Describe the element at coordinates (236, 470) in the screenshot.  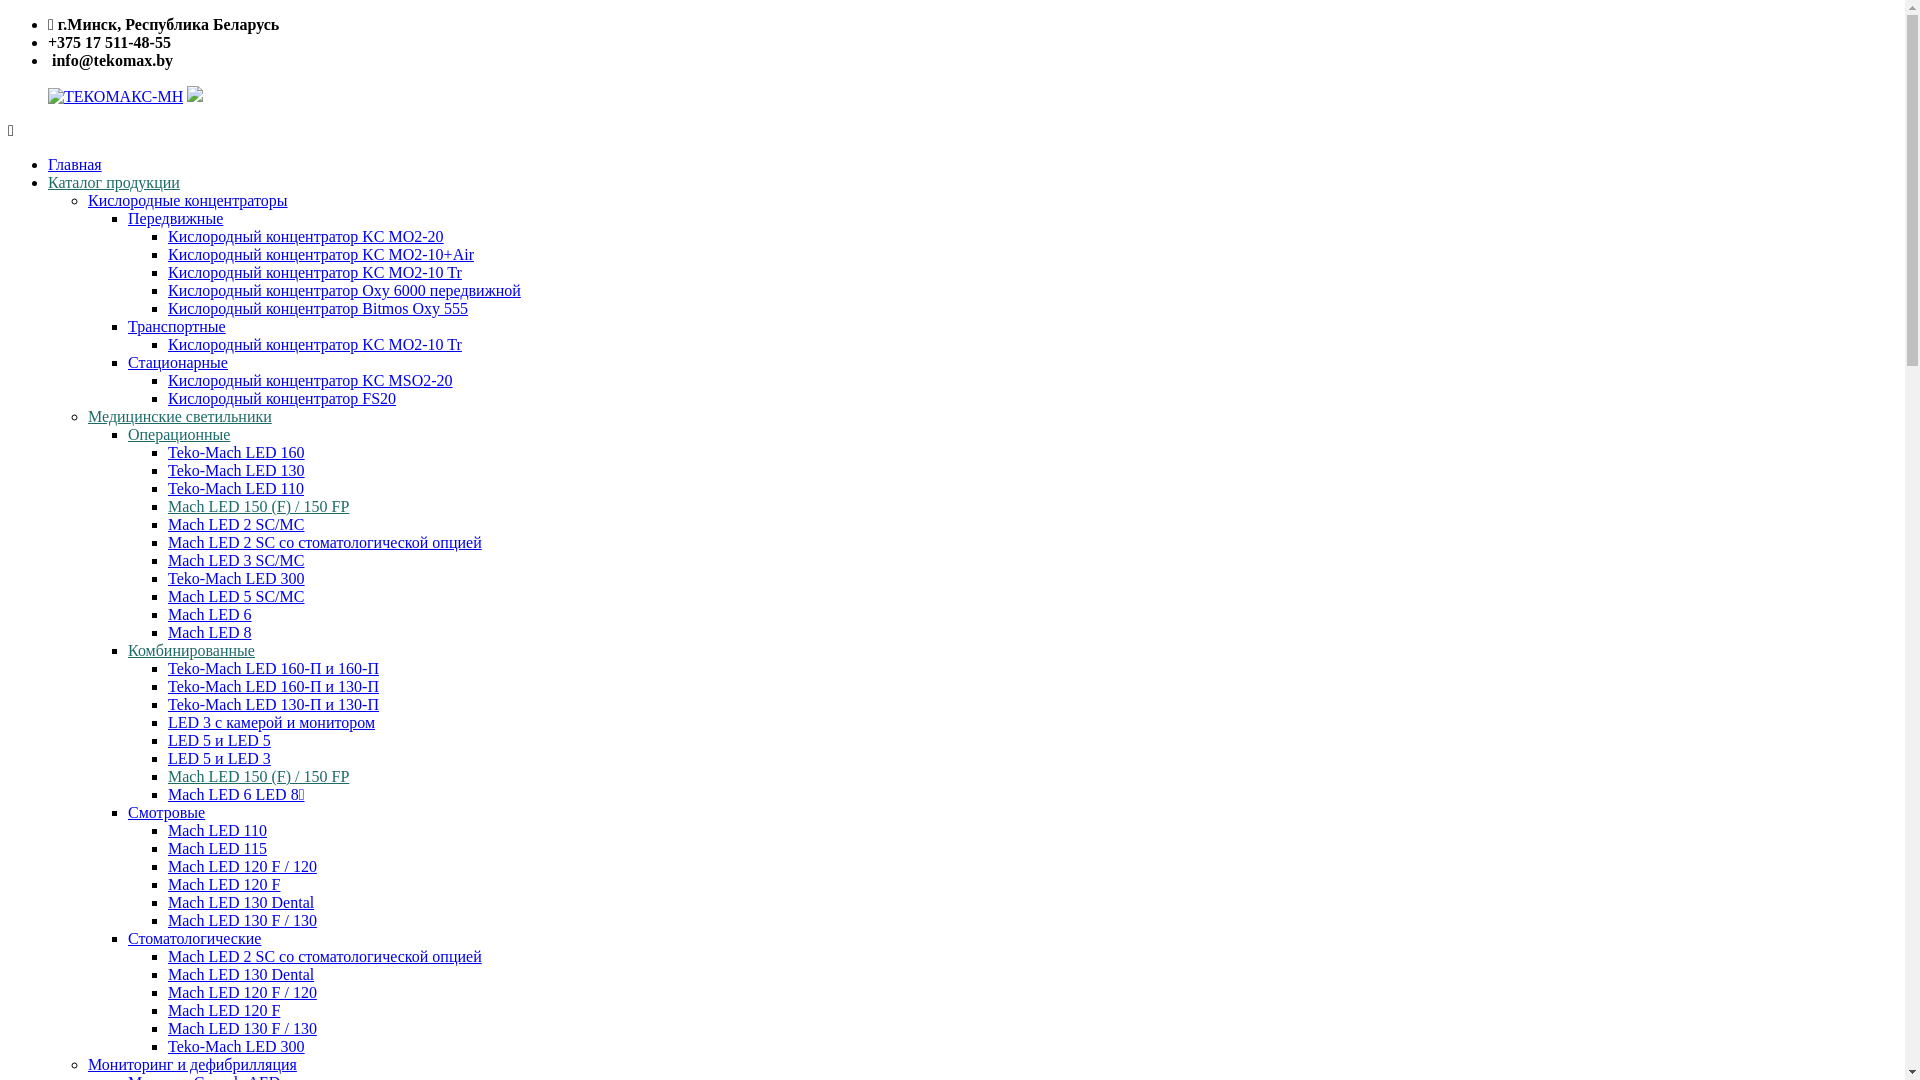
I see `'Teko-Mach LED 130'` at that location.